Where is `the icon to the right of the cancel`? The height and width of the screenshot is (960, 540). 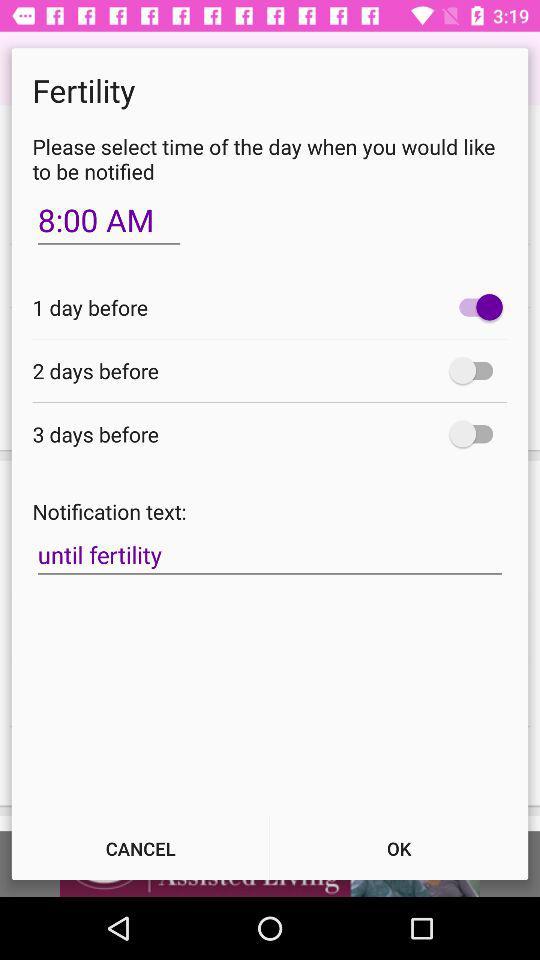 the icon to the right of the cancel is located at coordinates (399, 847).